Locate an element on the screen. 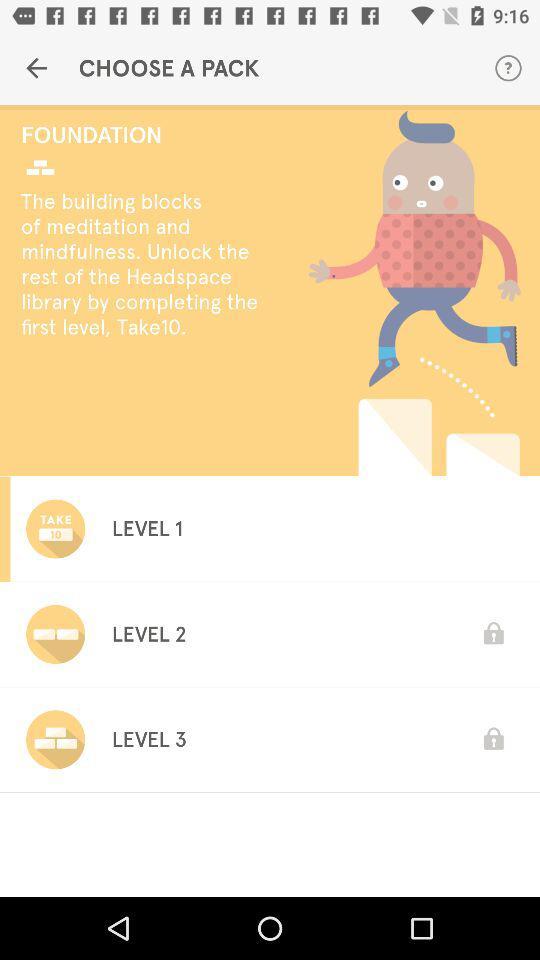 Image resolution: width=540 pixels, height=960 pixels. the icon to the right of the choose a pack is located at coordinates (508, 68).